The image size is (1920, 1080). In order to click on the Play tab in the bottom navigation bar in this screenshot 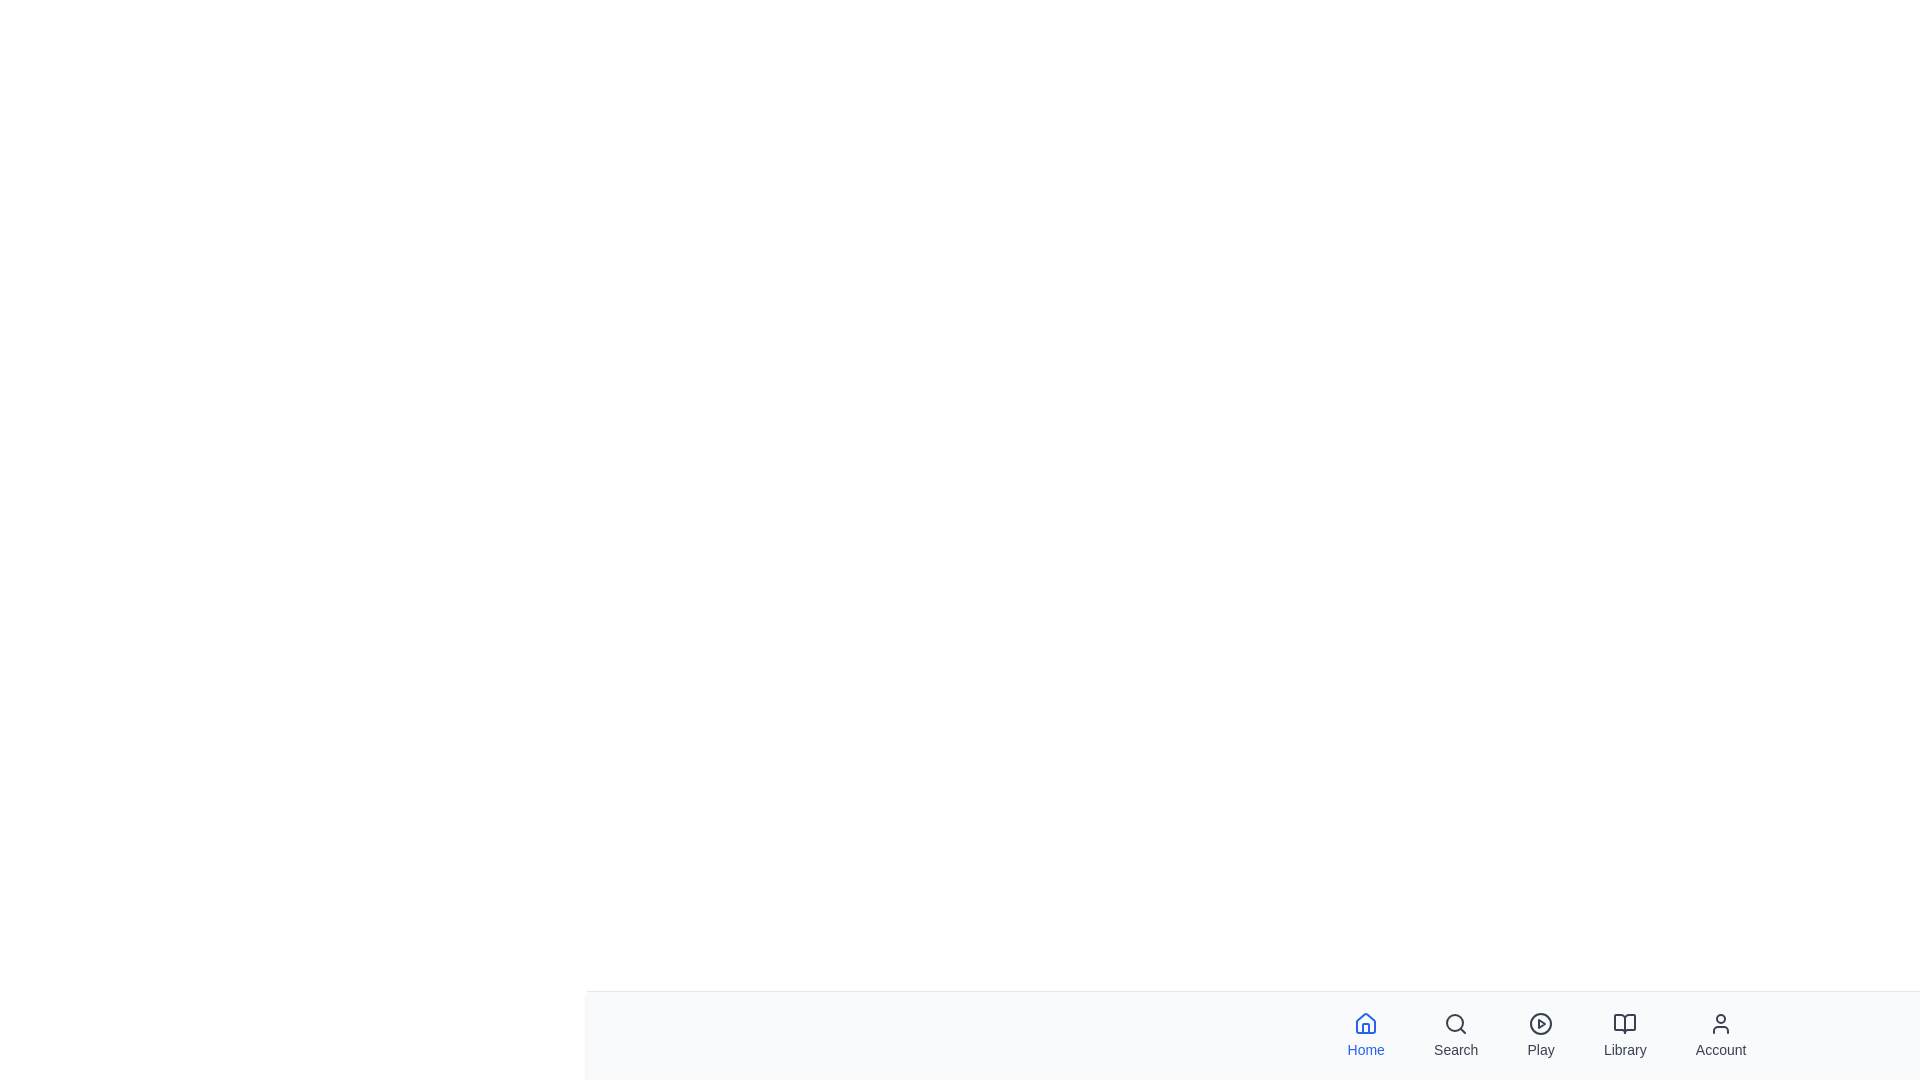, I will do `click(1540, 1035)`.